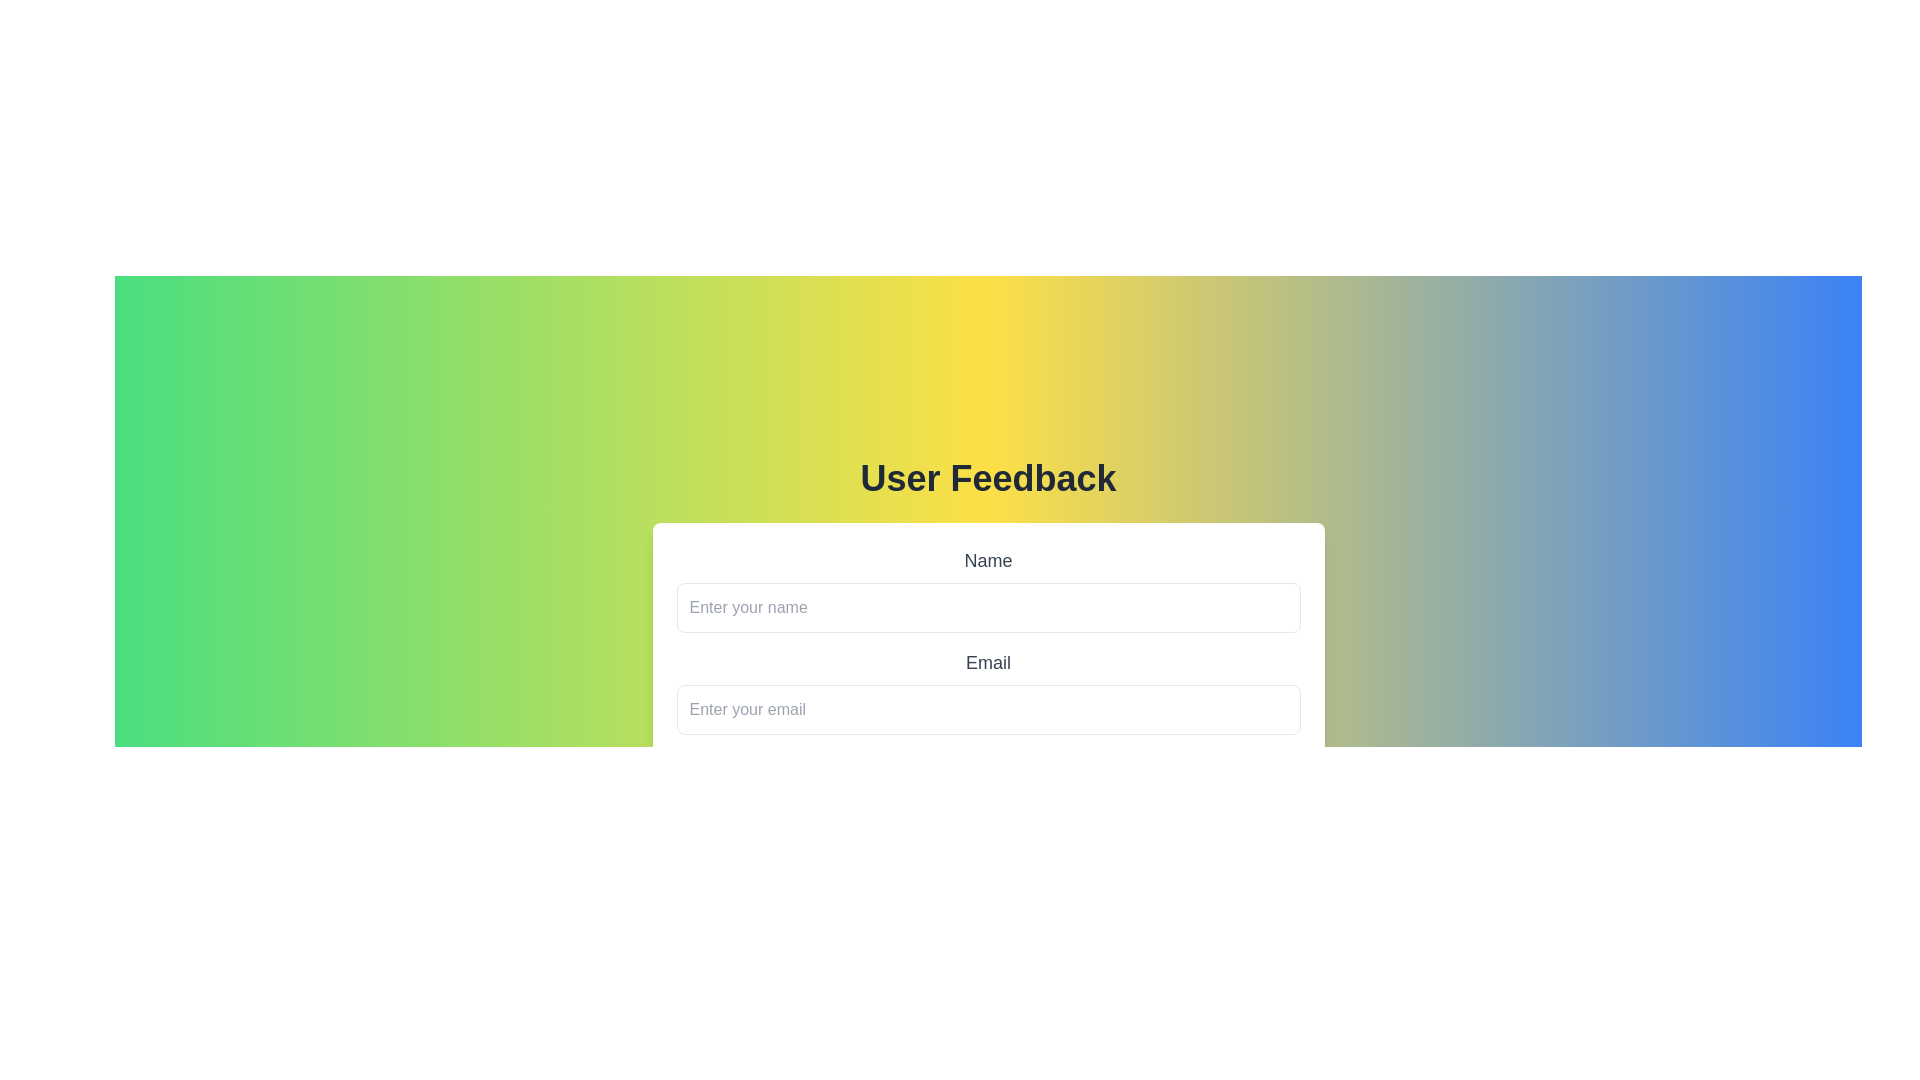 The width and height of the screenshot is (1920, 1080). What do you see at coordinates (988, 662) in the screenshot?
I see `the 'Email' label, which is styled with a bold font and located above the email input field in the 'User Feedback' form` at bounding box center [988, 662].